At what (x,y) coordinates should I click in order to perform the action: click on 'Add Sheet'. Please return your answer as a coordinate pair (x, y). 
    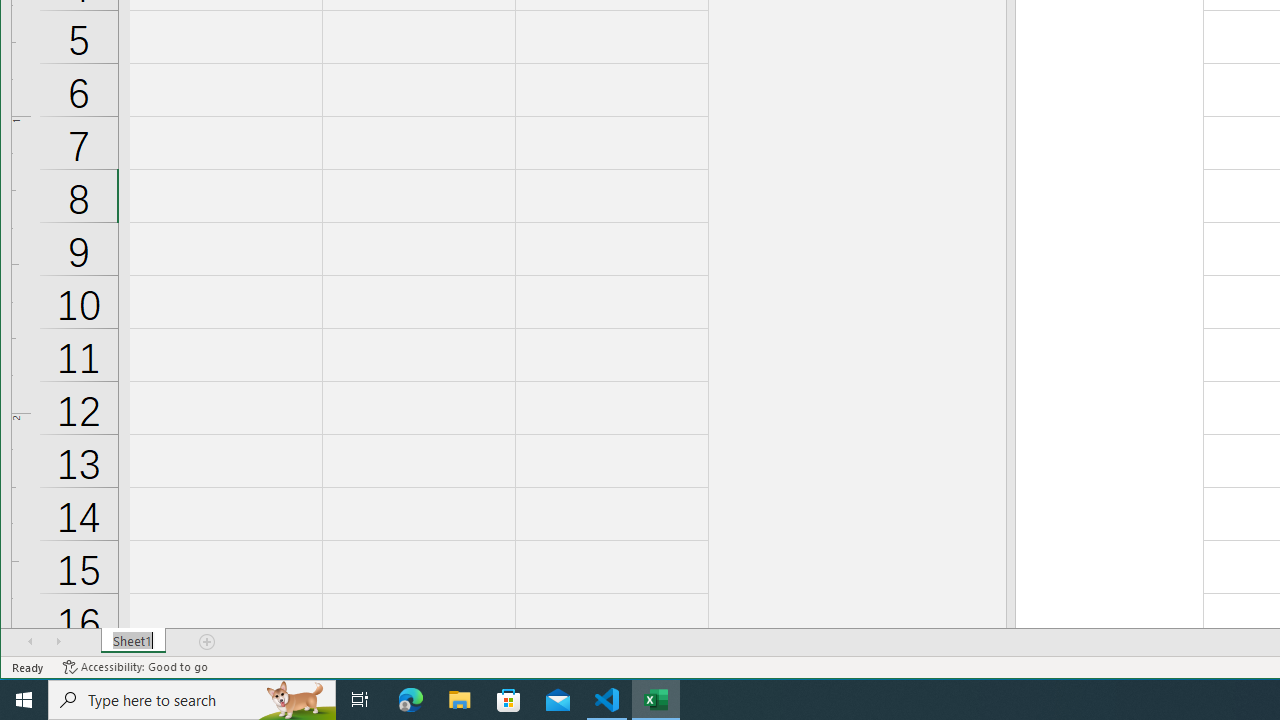
    Looking at the image, I should click on (208, 641).